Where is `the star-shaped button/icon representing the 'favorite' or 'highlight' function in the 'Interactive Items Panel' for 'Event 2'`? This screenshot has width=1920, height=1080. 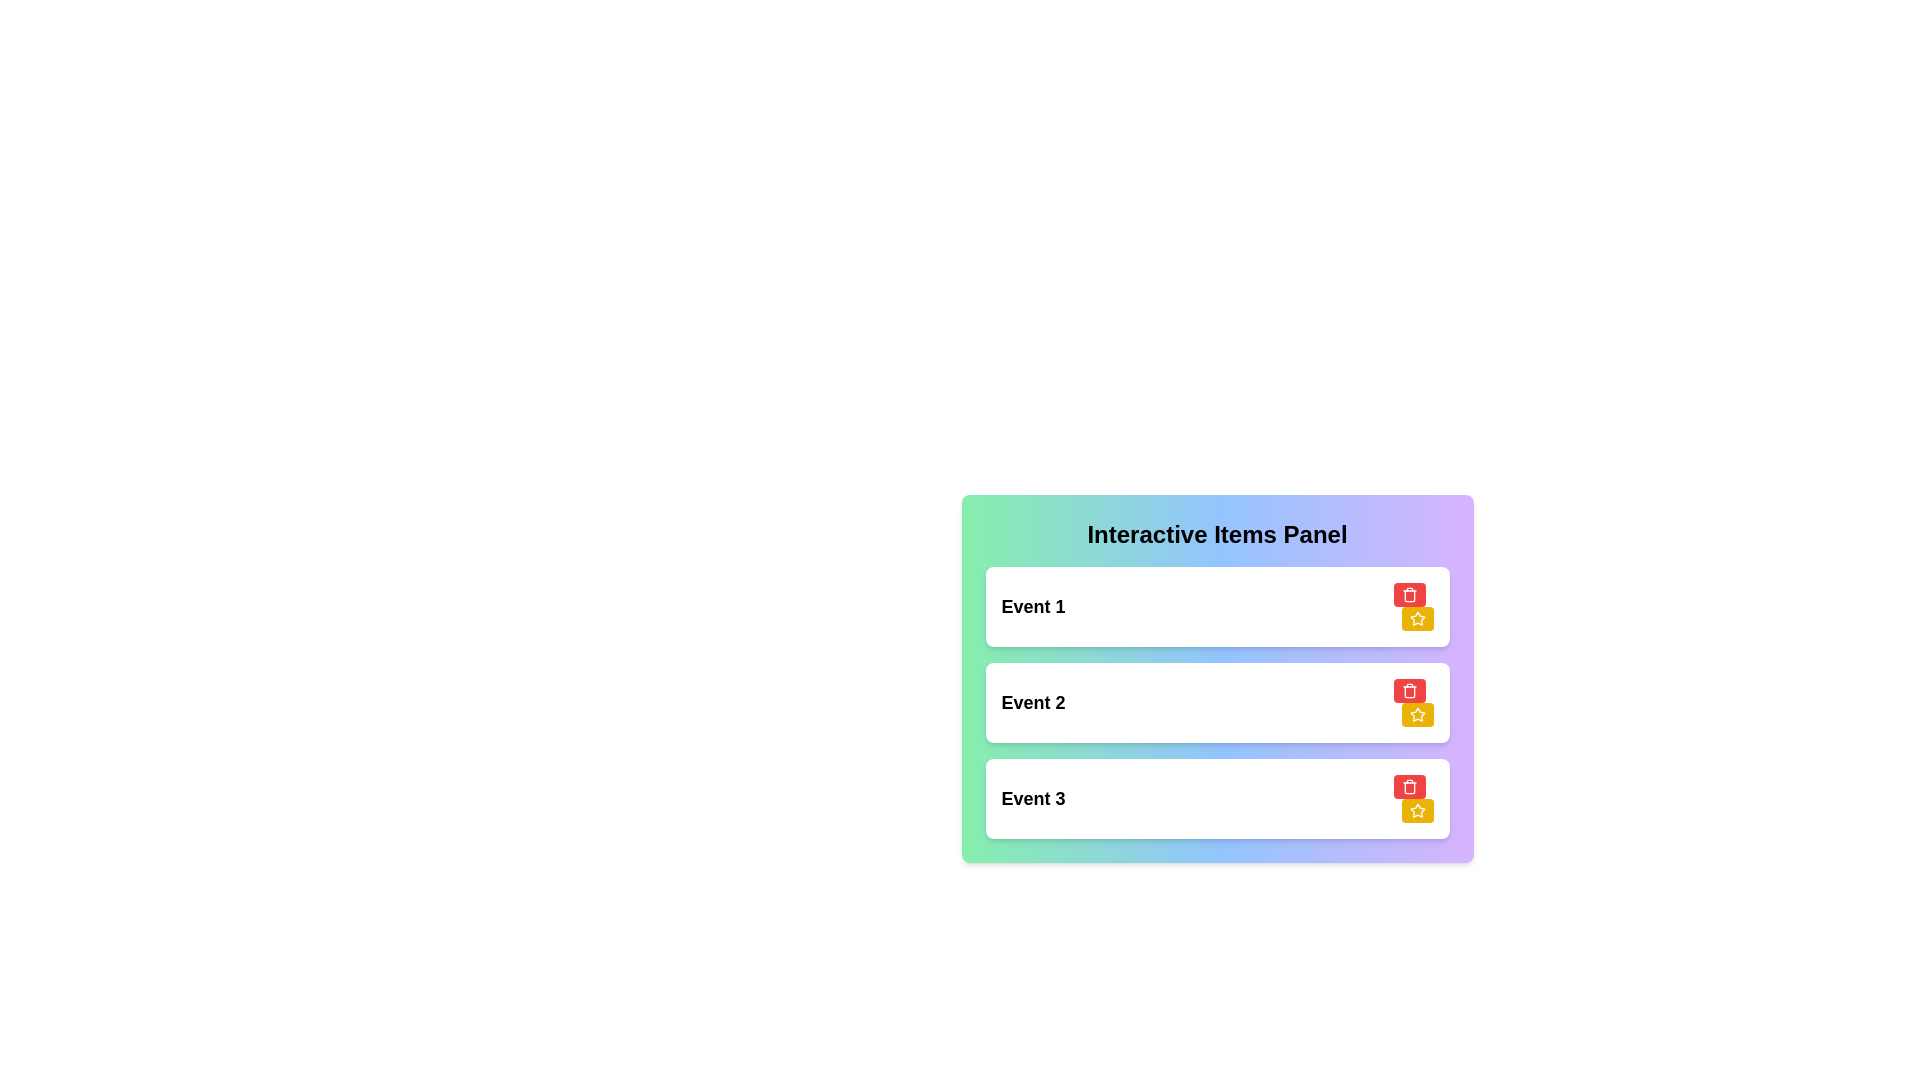 the star-shaped button/icon representing the 'favorite' or 'highlight' function in the 'Interactive Items Panel' for 'Event 2' is located at coordinates (1416, 713).